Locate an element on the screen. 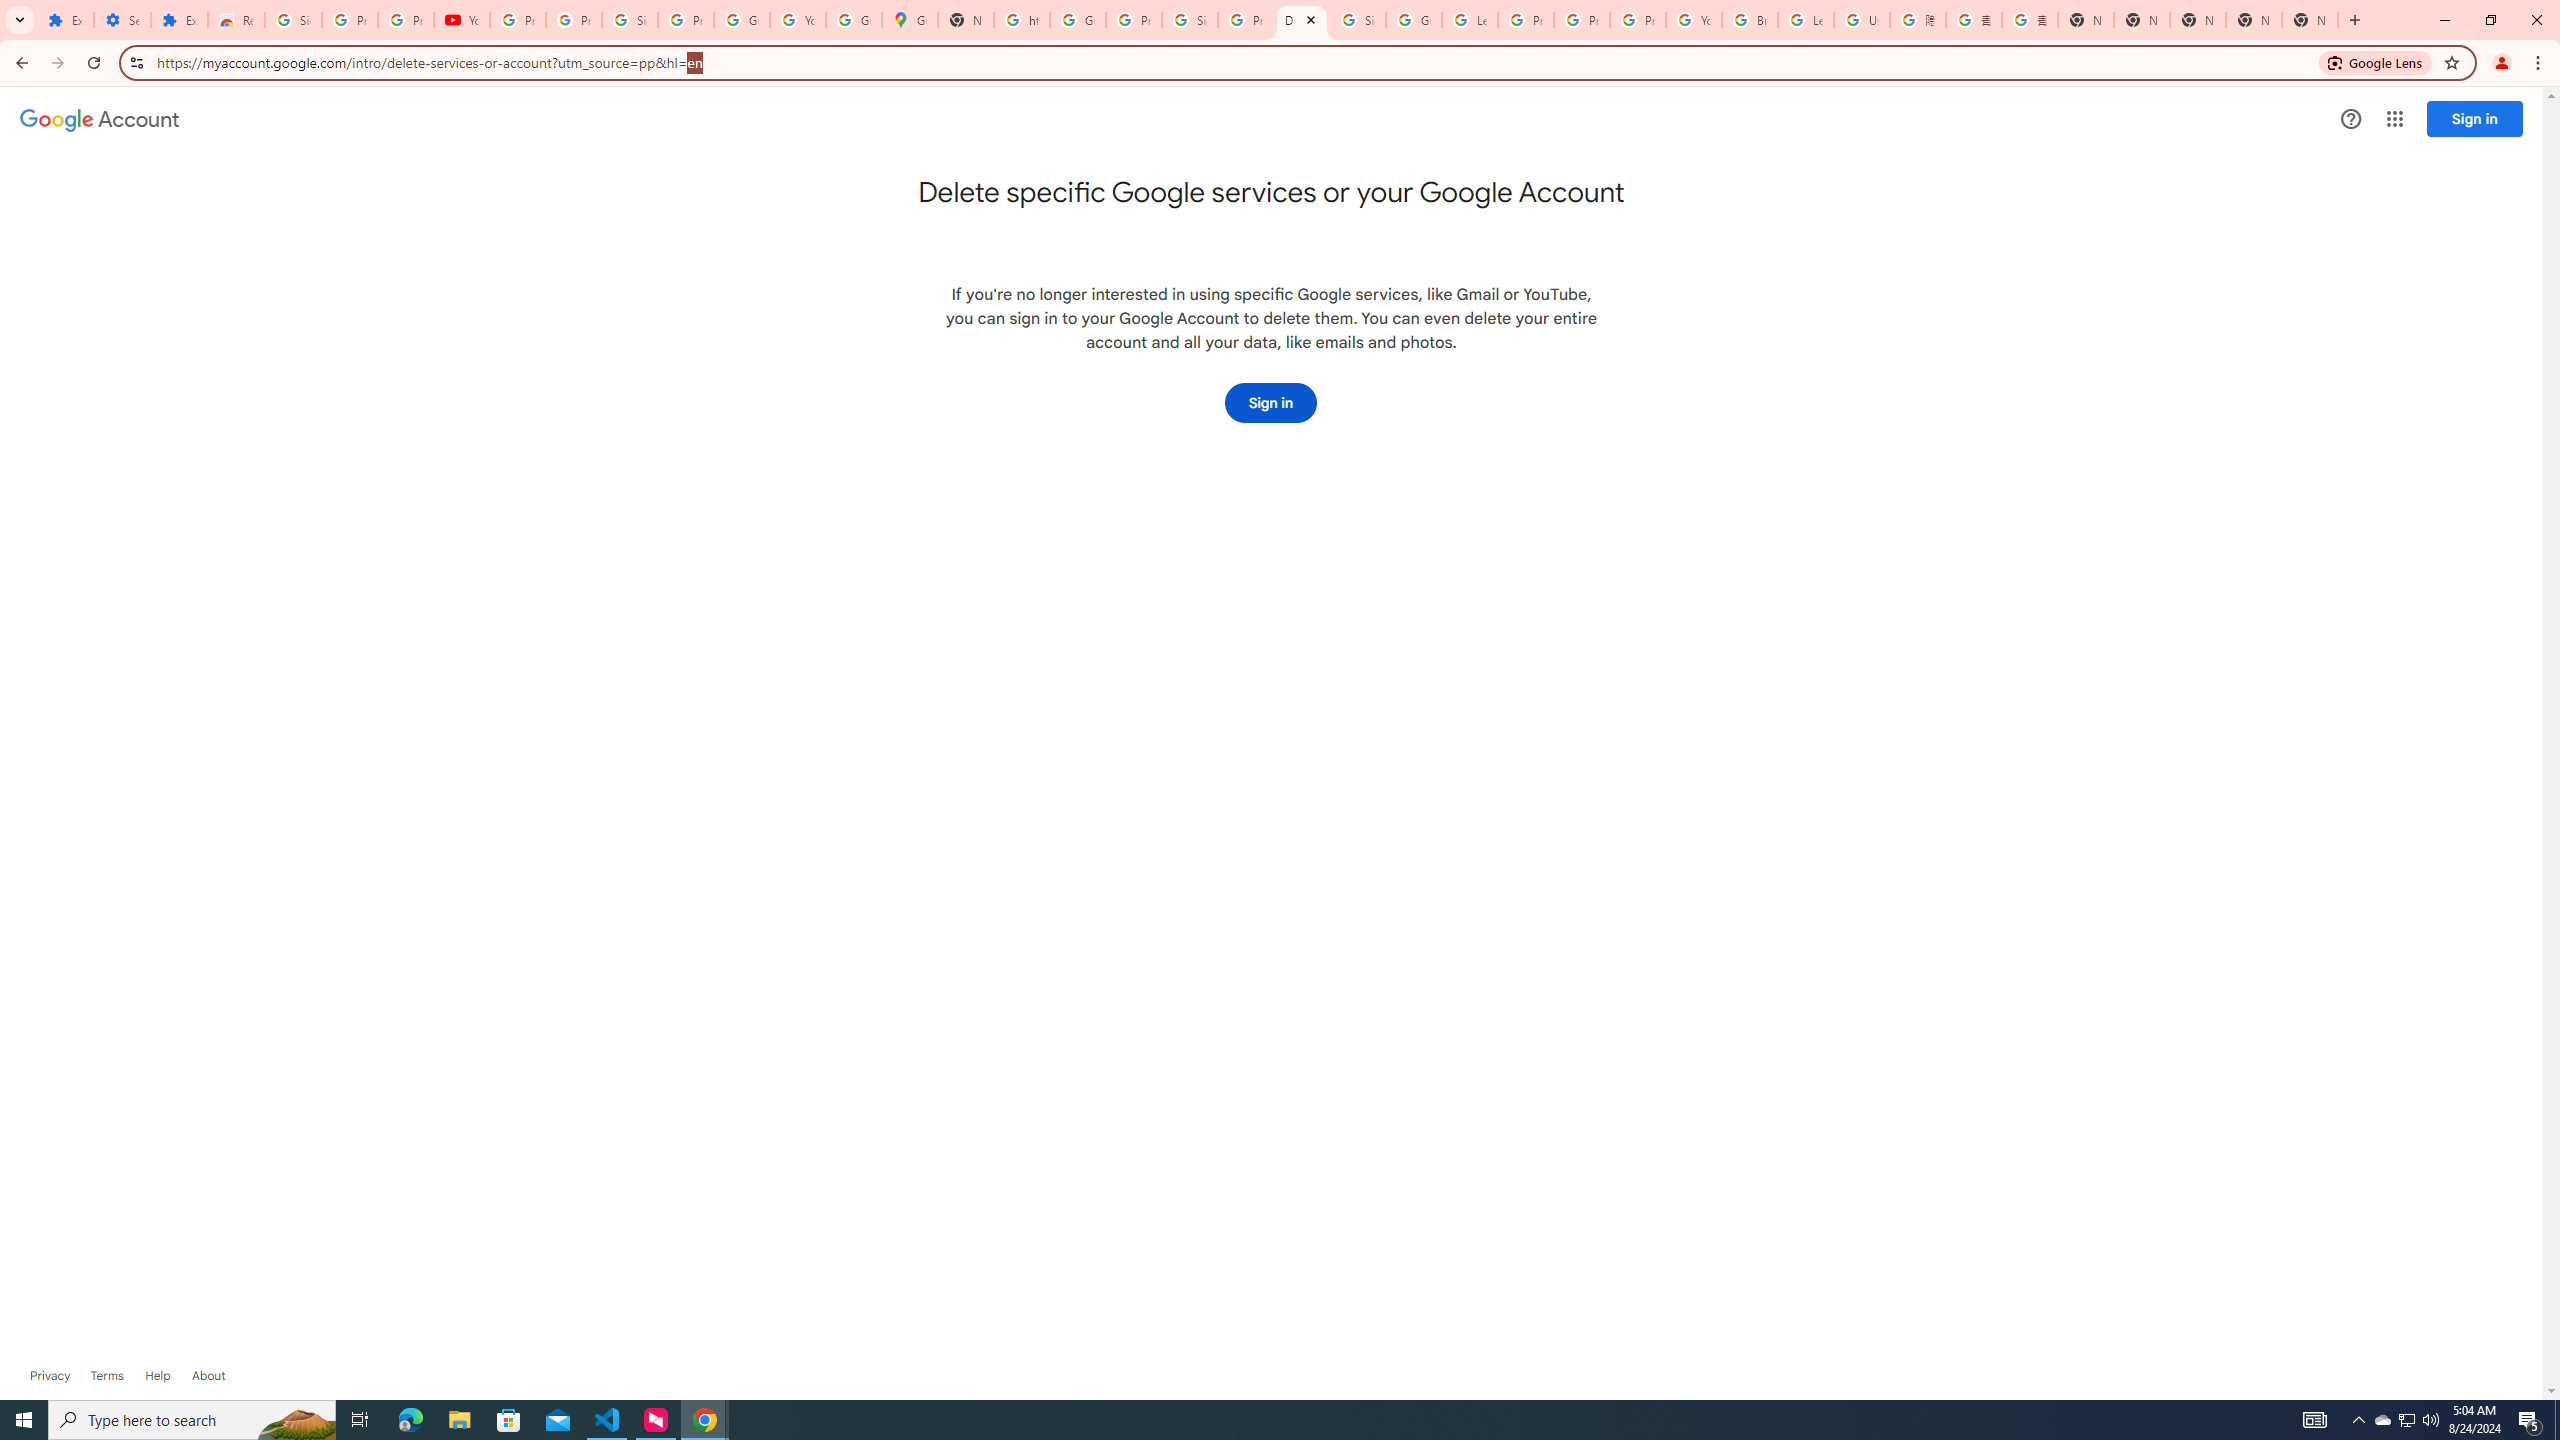 The height and width of the screenshot is (1440, 2560). 'Privacy Help Center - Policies Help' is located at coordinates (1526, 19).